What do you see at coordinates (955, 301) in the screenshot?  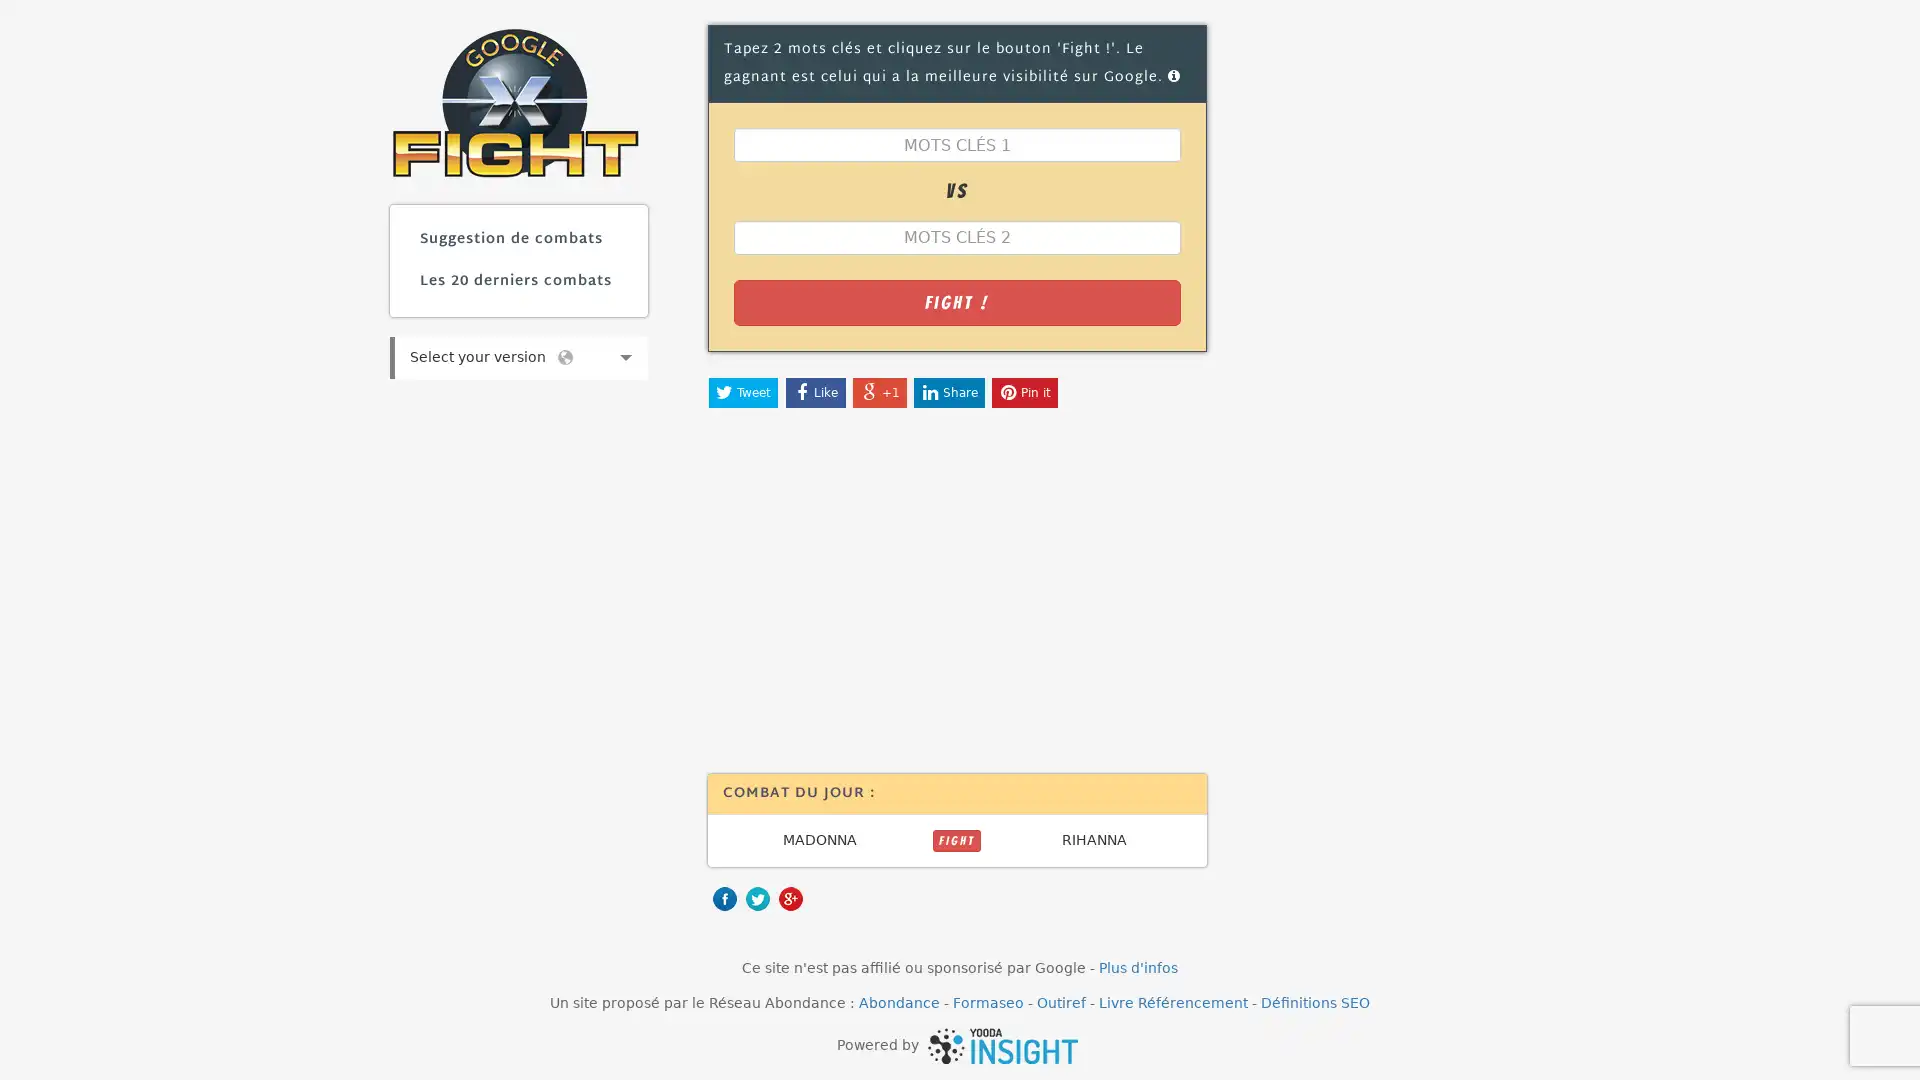 I see `Fight !` at bounding box center [955, 301].